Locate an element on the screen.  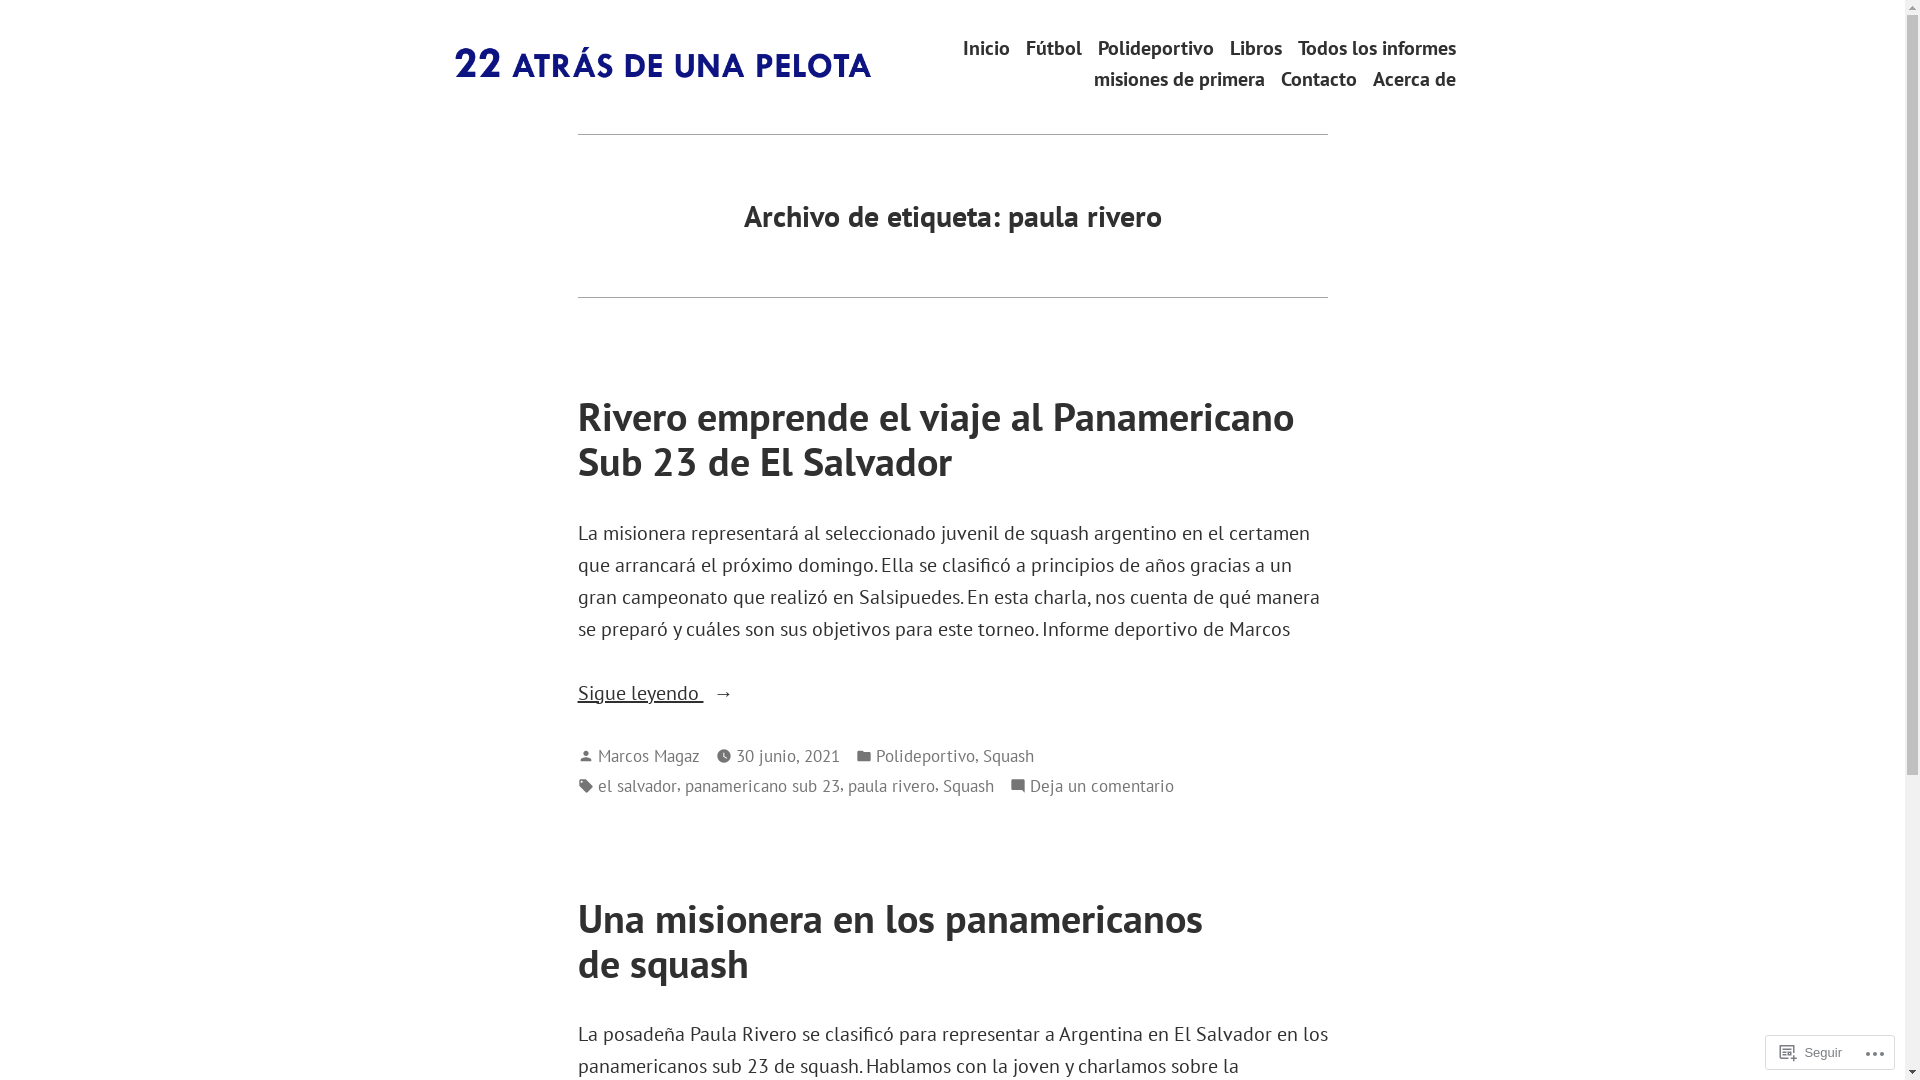
'Una misionera en los panamericanos de squash' is located at coordinates (889, 940).